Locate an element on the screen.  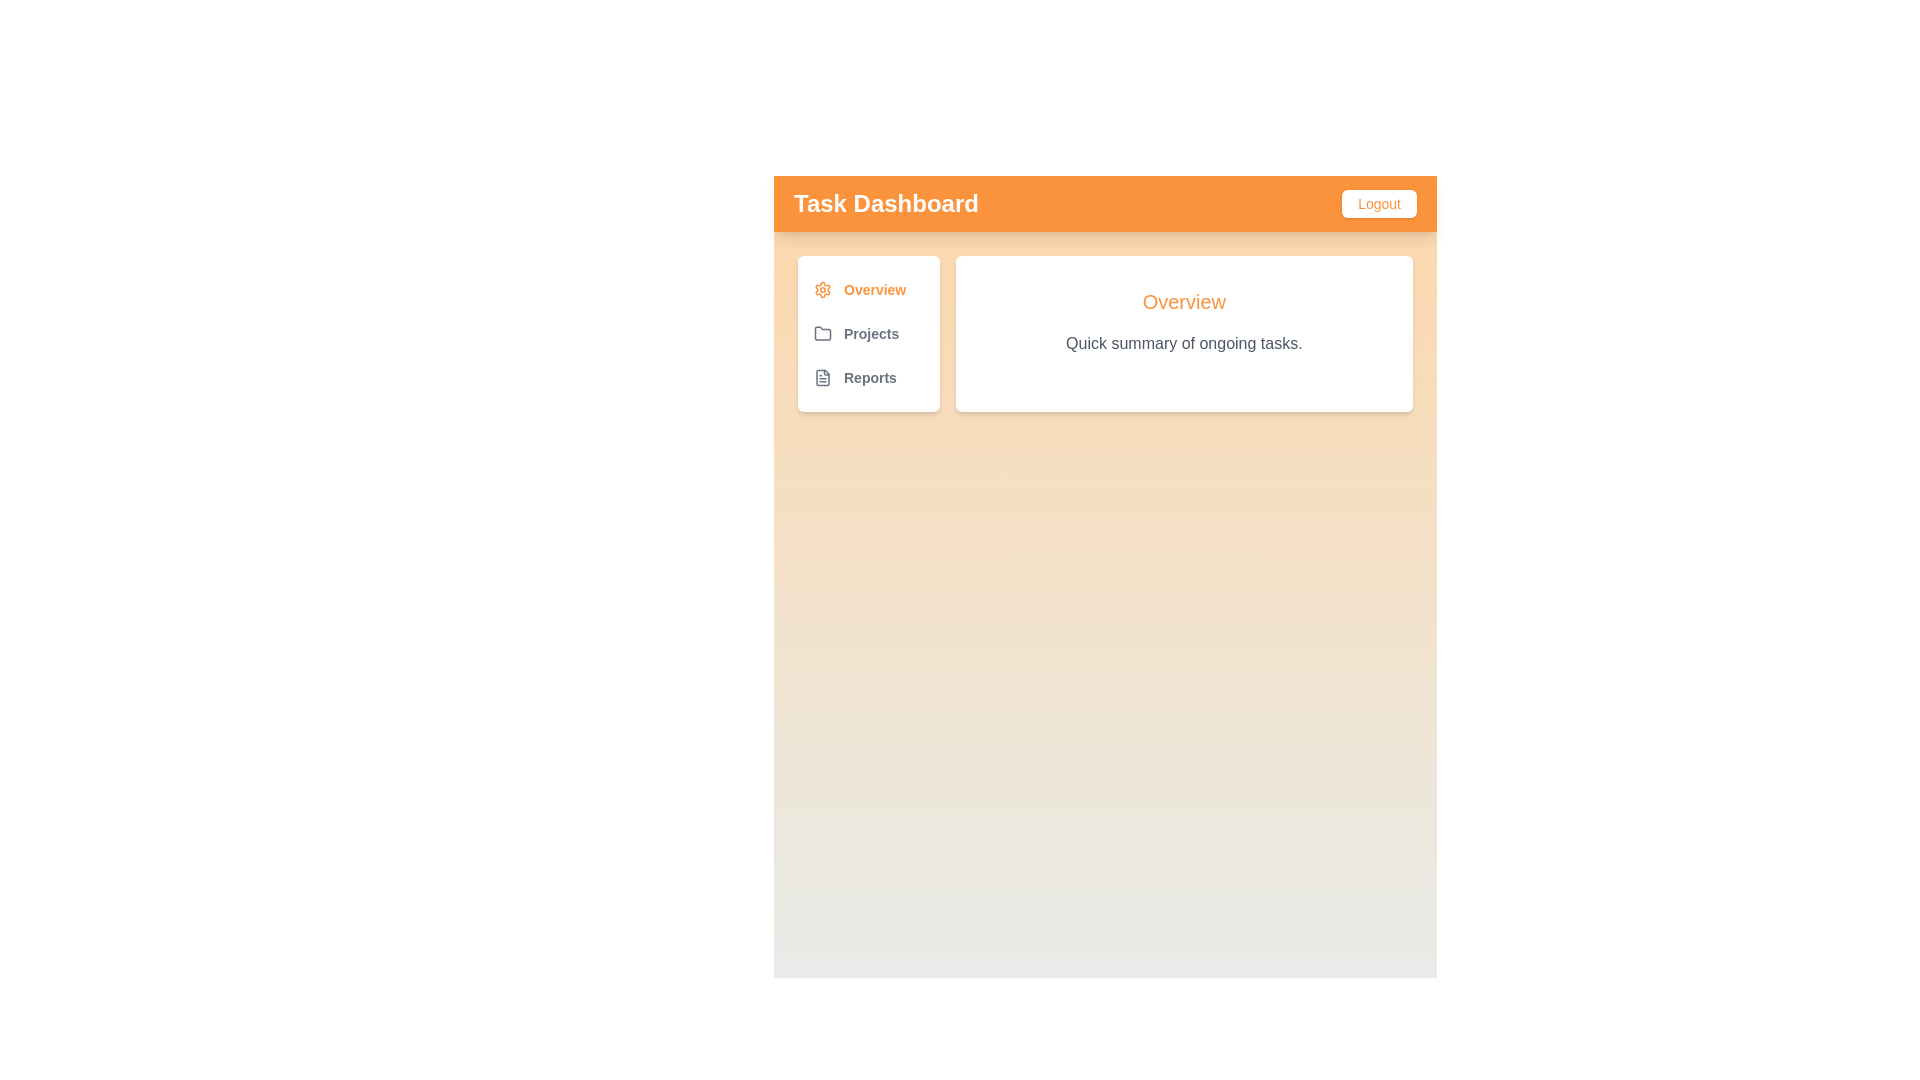
the folder icon in the sidebar menu, which is located directly beside the 'Projects' text and is the second icon in the vertical list is located at coordinates (822, 331).